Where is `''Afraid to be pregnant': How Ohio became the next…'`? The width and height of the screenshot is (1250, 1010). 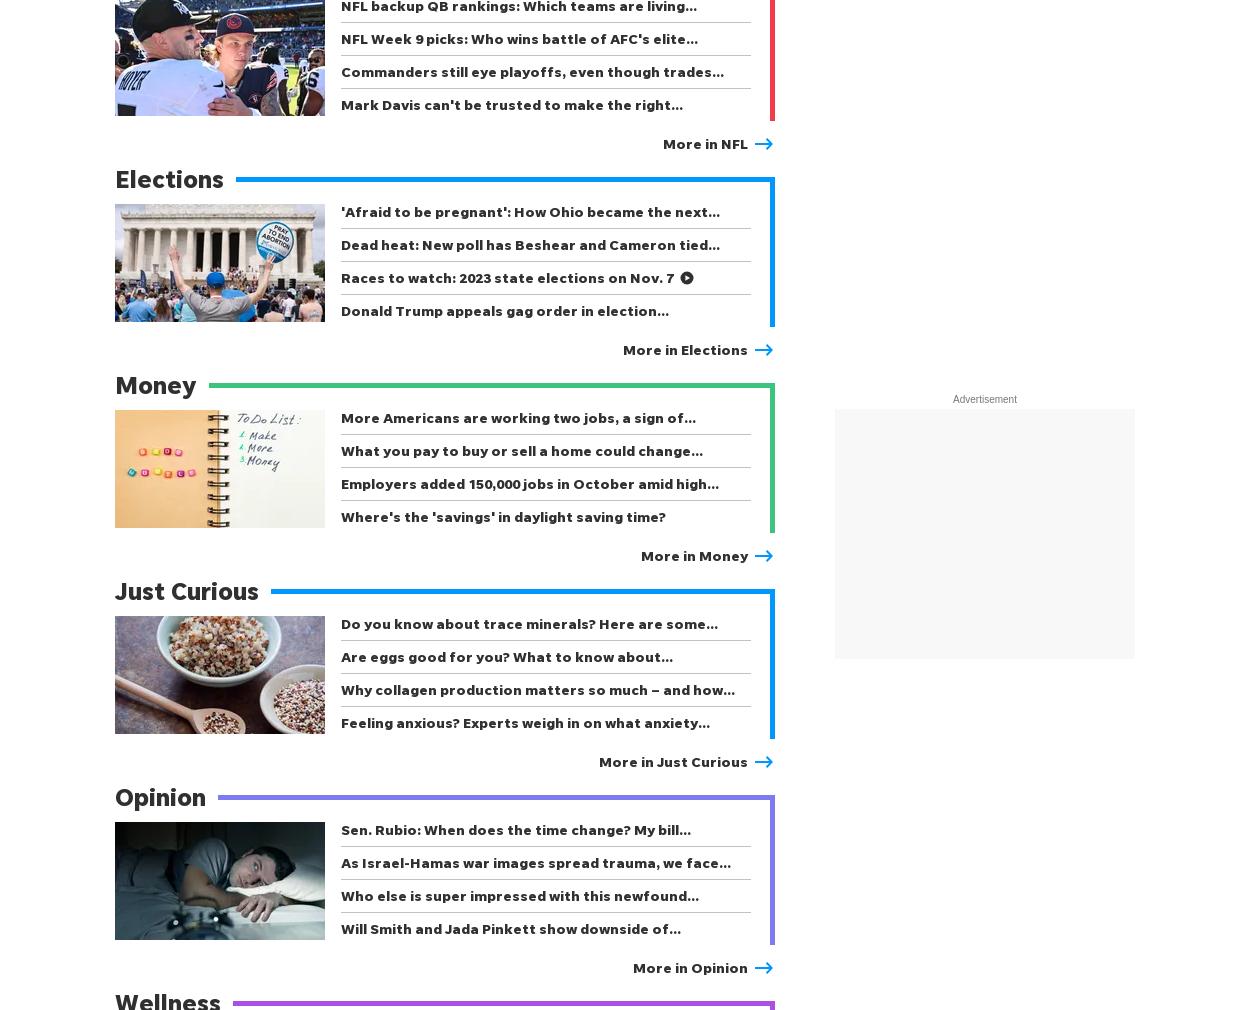
''Afraid to be pregnant': How Ohio became the next…' is located at coordinates (530, 210).